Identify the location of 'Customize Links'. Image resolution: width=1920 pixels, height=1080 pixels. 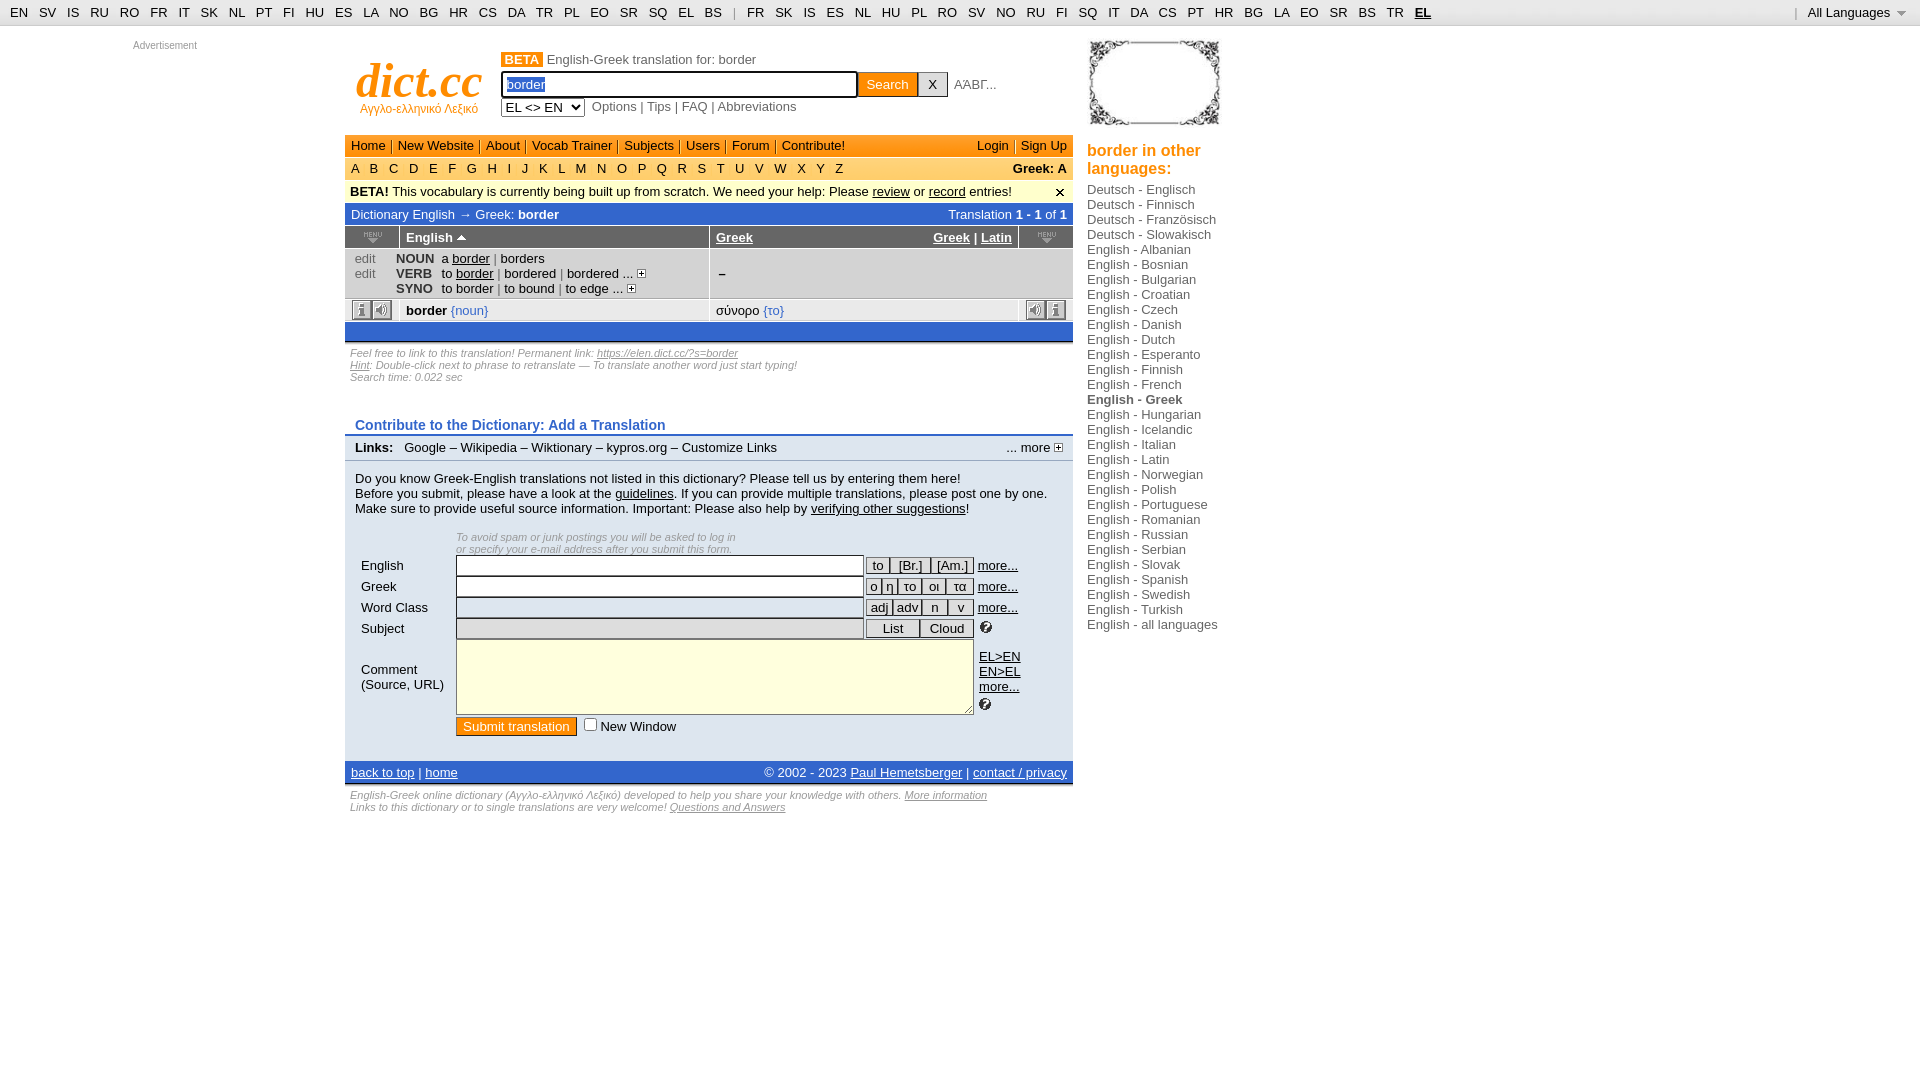
(728, 446).